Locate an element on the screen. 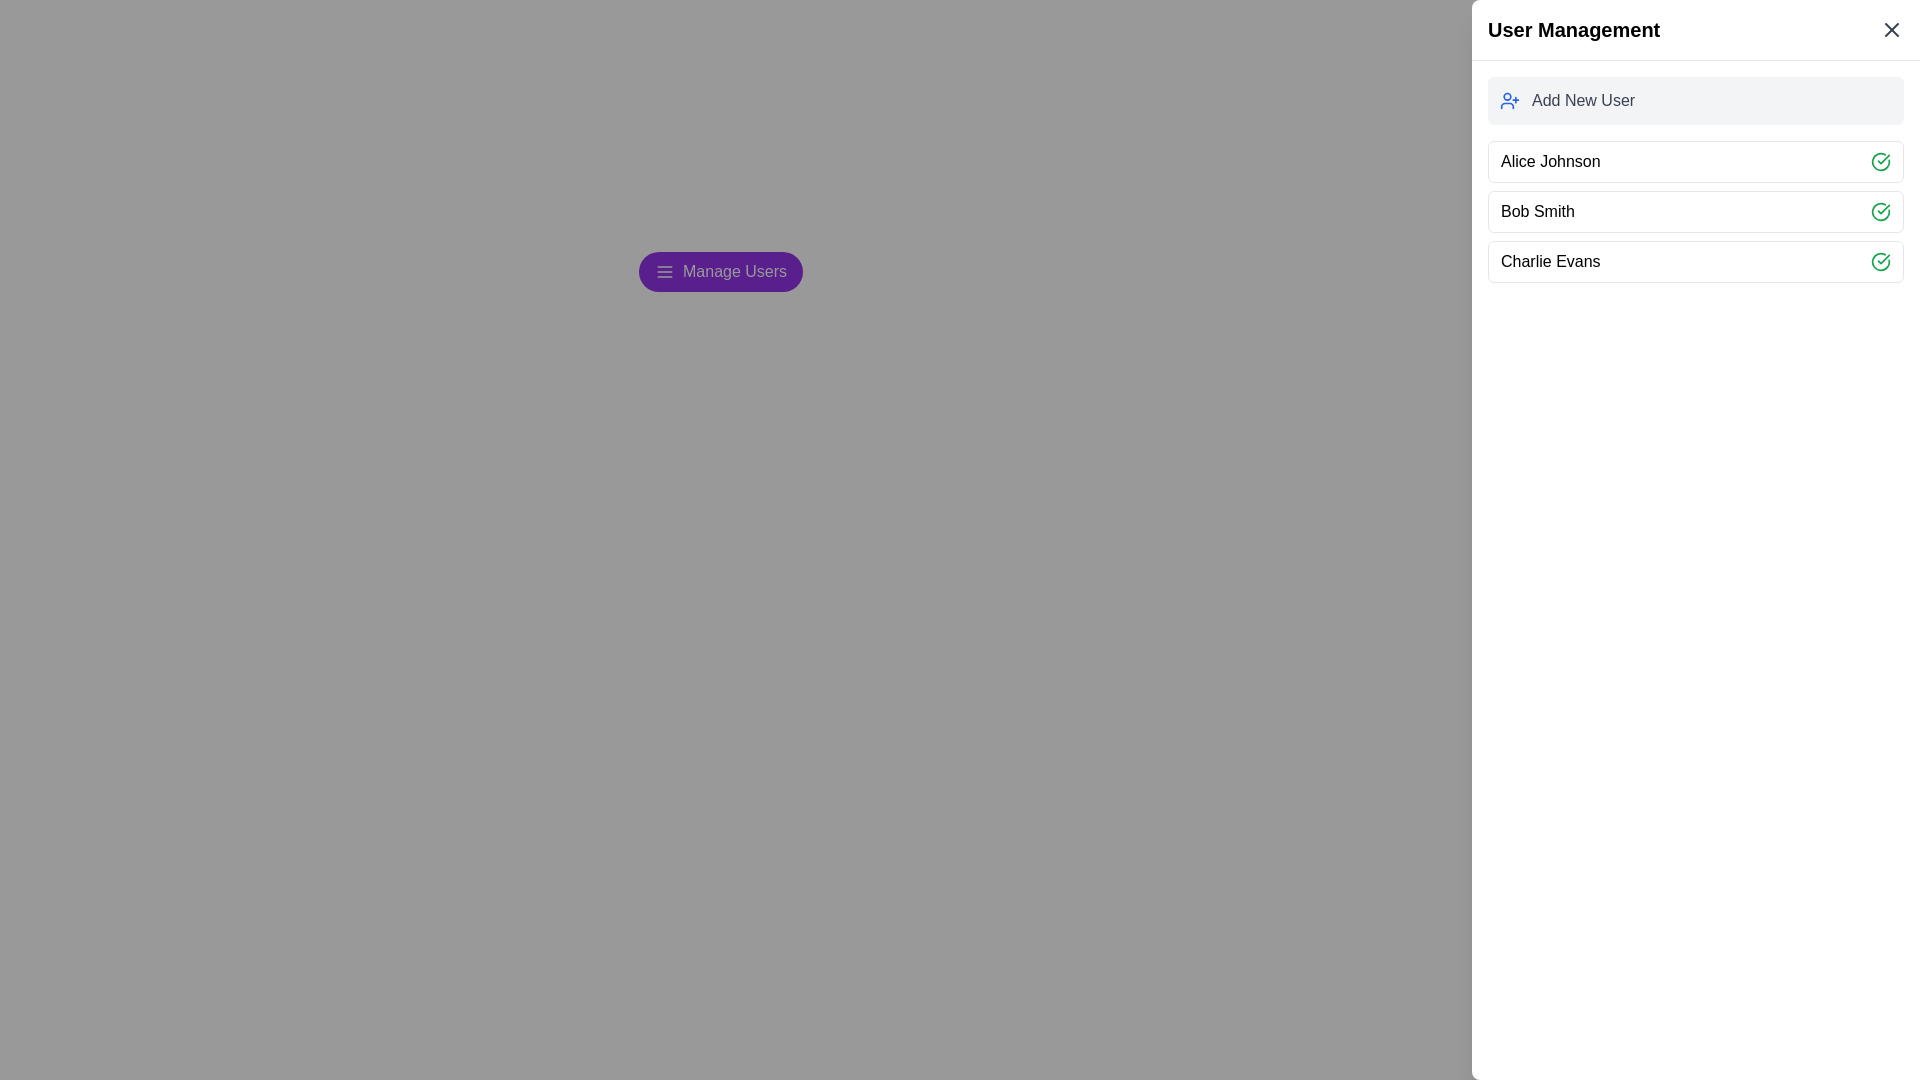 Image resolution: width=1920 pixels, height=1080 pixels. the 'Manage Users' text label, which is styled in white font on a purple background within a rounded rectangular button, located at the center coordinates provided is located at coordinates (733, 272).